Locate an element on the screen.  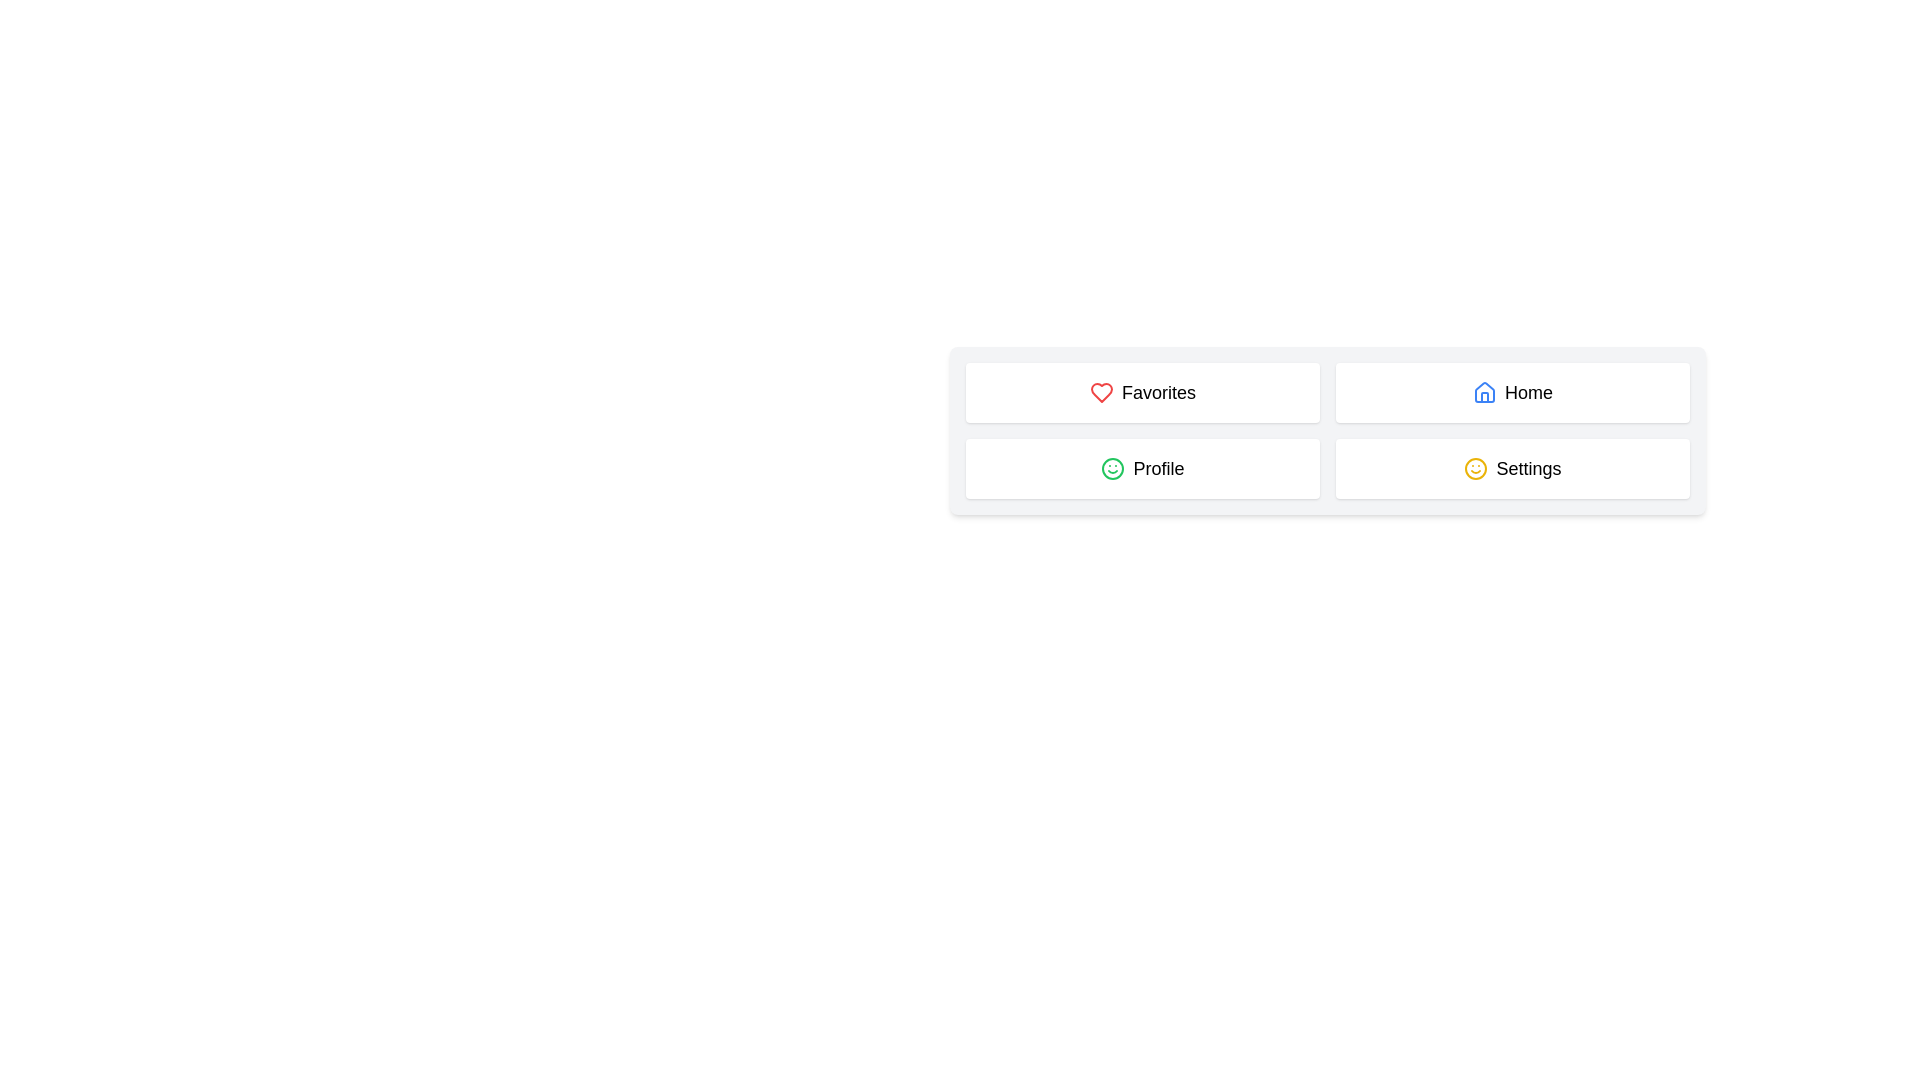
the 'Favorites' icon, which serves as a visual indicator for favorite items, located in the top-left section of the grid before the text 'Favorites' is located at coordinates (1100, 393).